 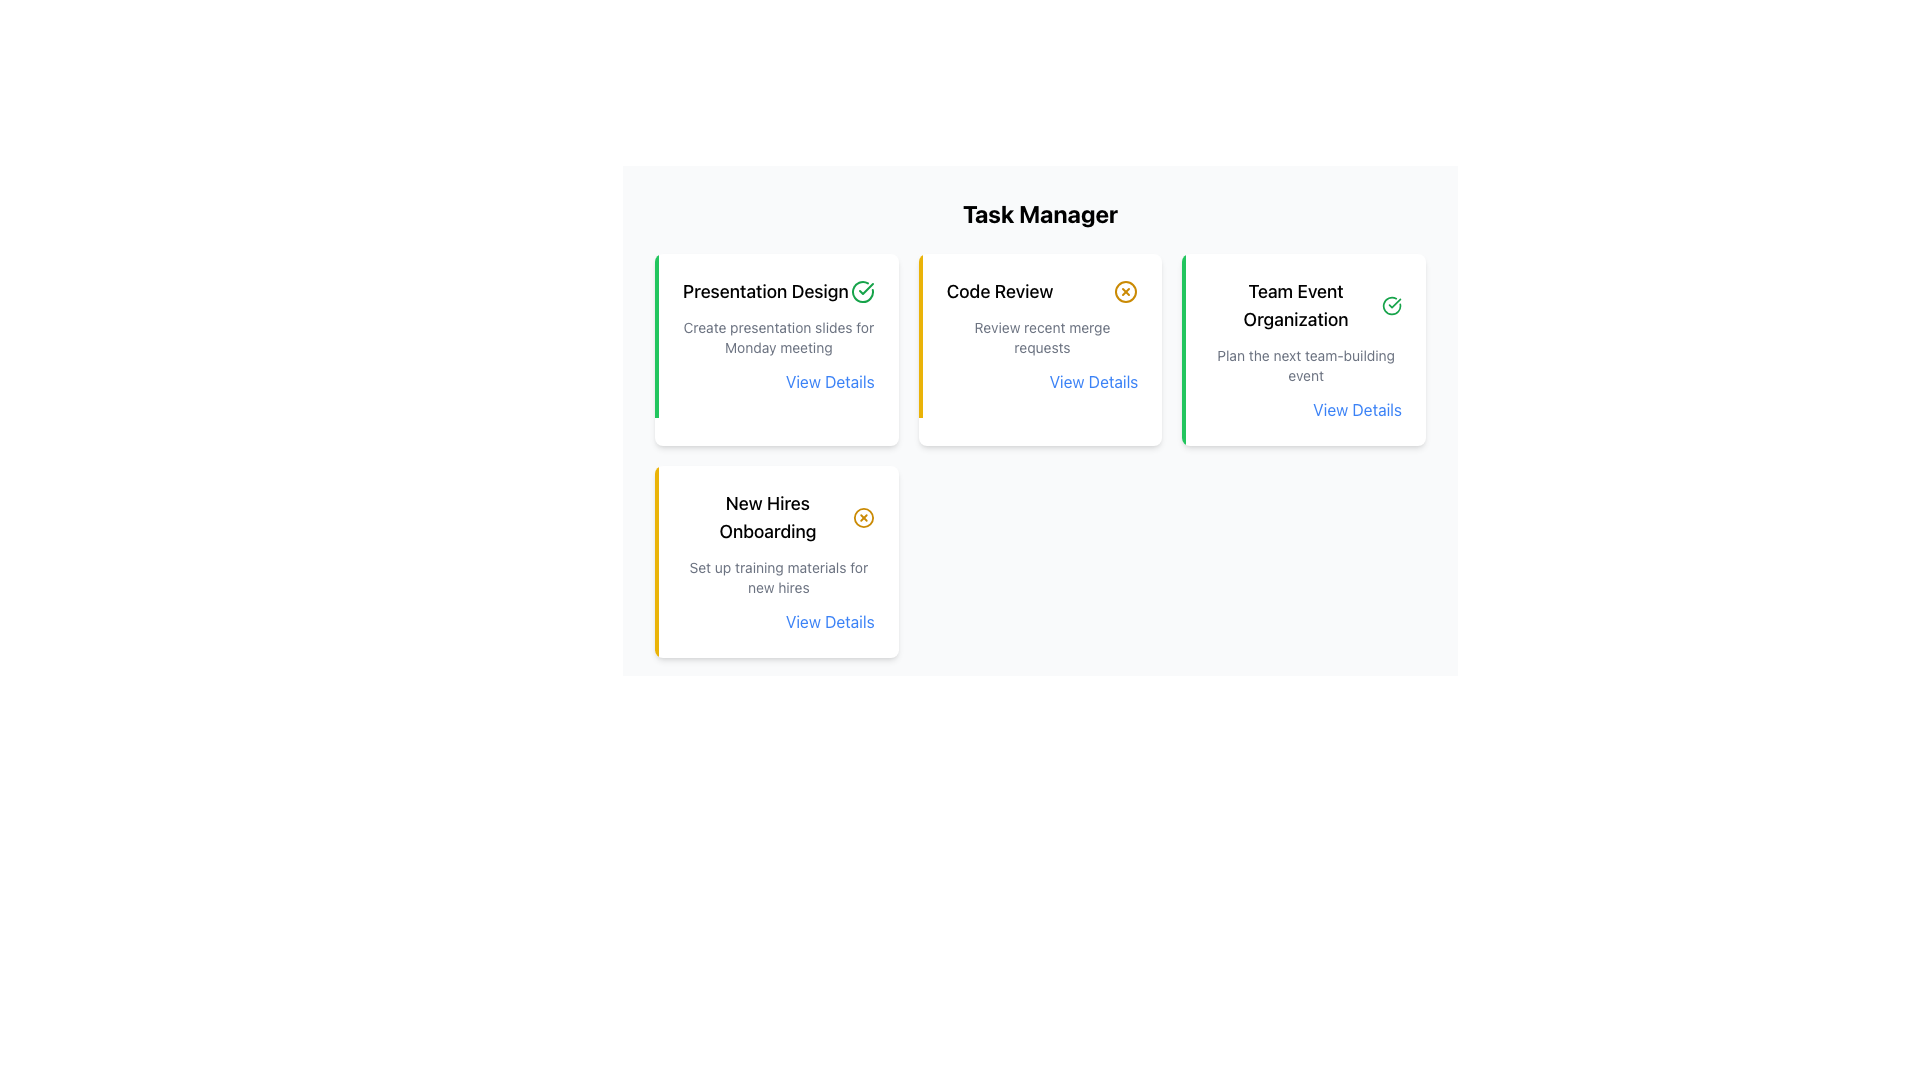 What do you see at coordinates (766, 516) in the screenshot?
I see `the text label that conveys the title of the task related to onboarding new hires, located at the center of the second card in the first row of task cards labeled 'New Hires Onboarding'` at bounding box center [766, 516].